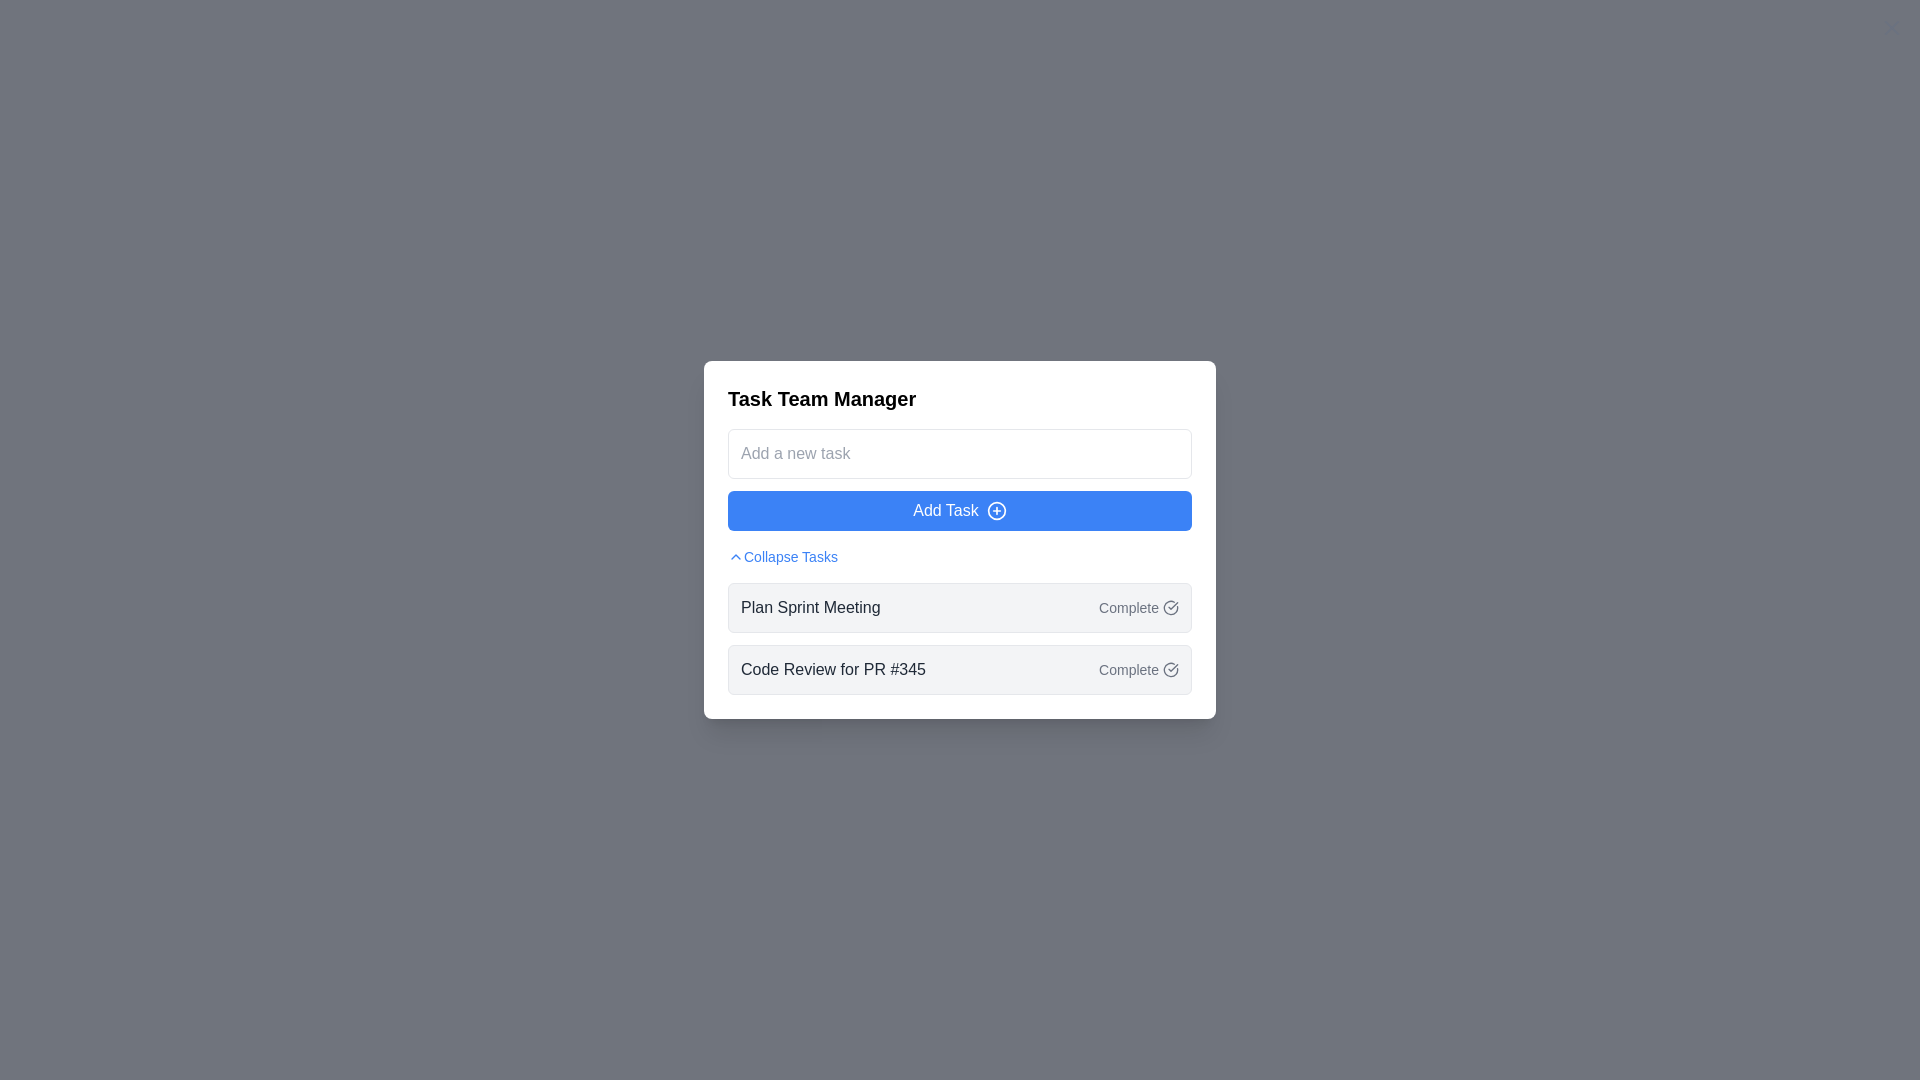  I want to click on the completion icon located to the right of the task title 'Code Review for PR #345', adjacent to the text 'Complete', so click(1171, 670).